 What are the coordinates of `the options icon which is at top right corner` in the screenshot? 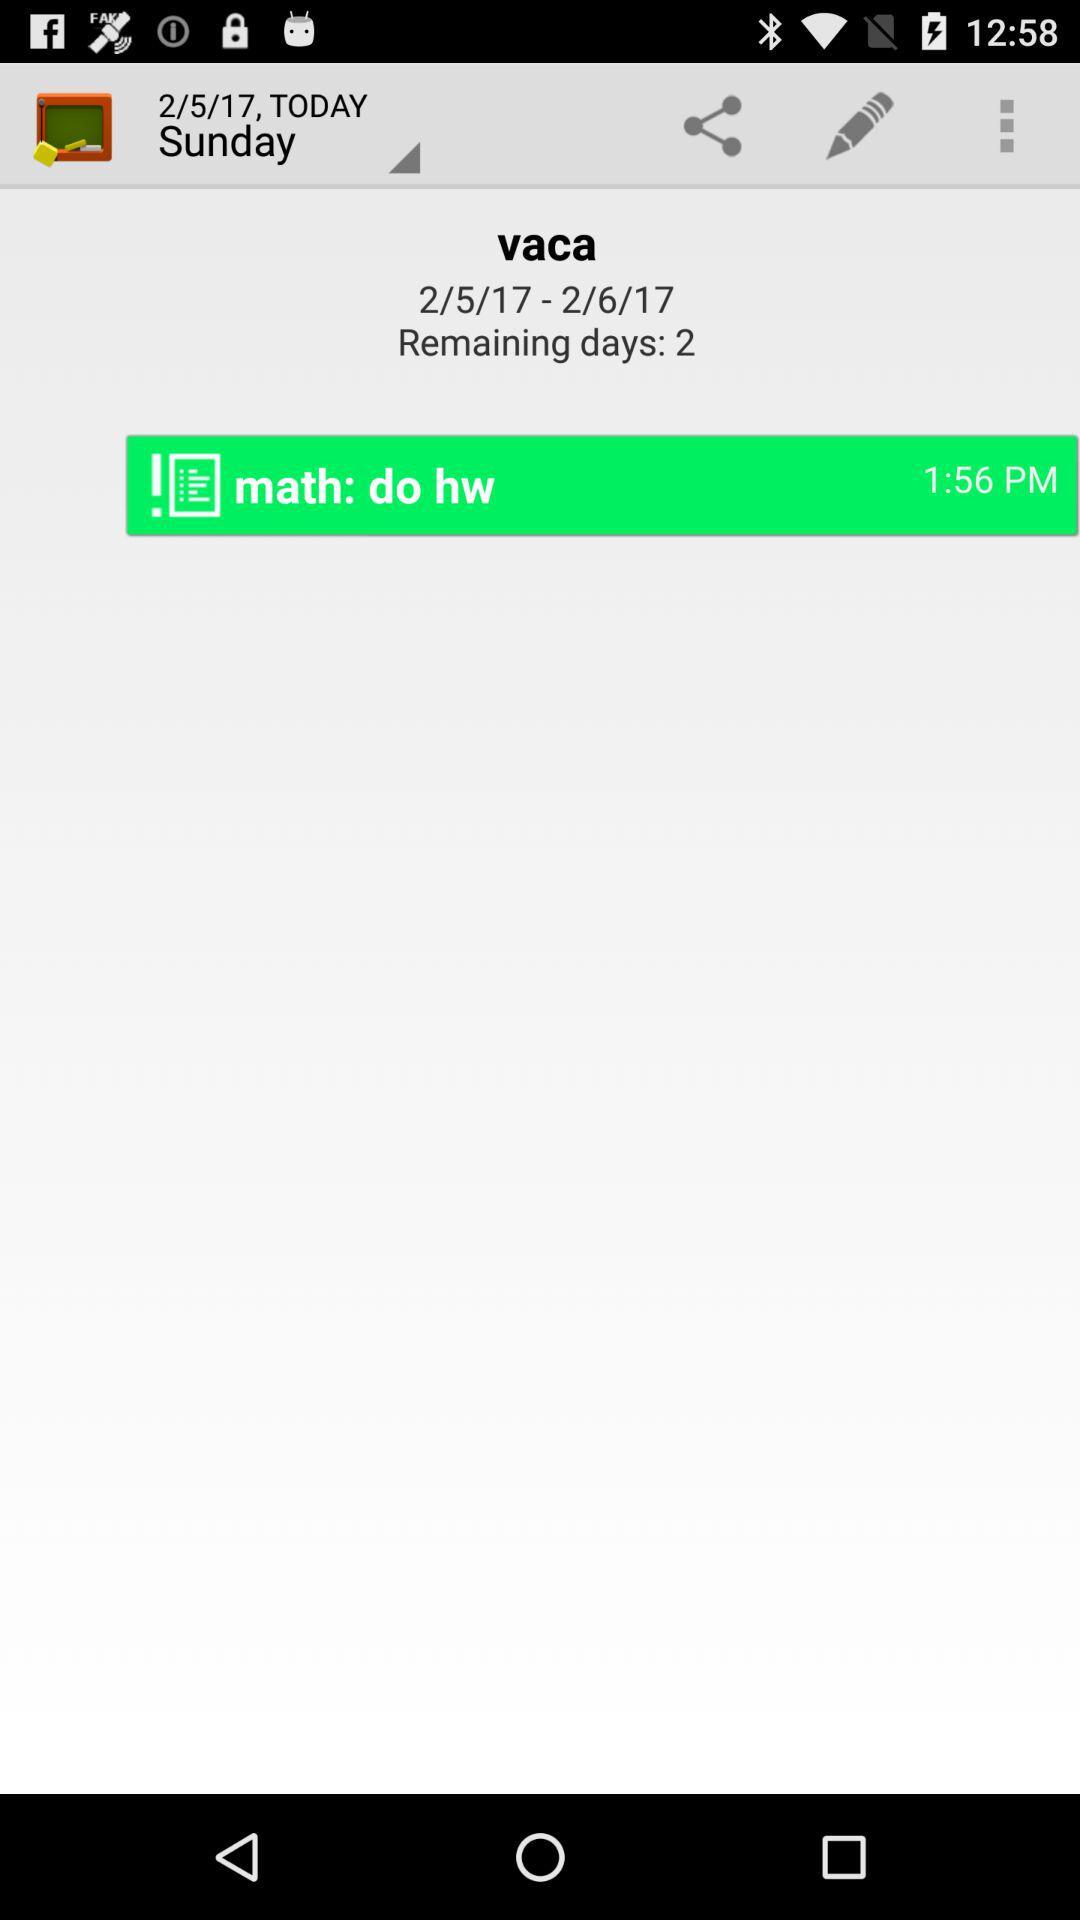 It's located at (1006, 124).